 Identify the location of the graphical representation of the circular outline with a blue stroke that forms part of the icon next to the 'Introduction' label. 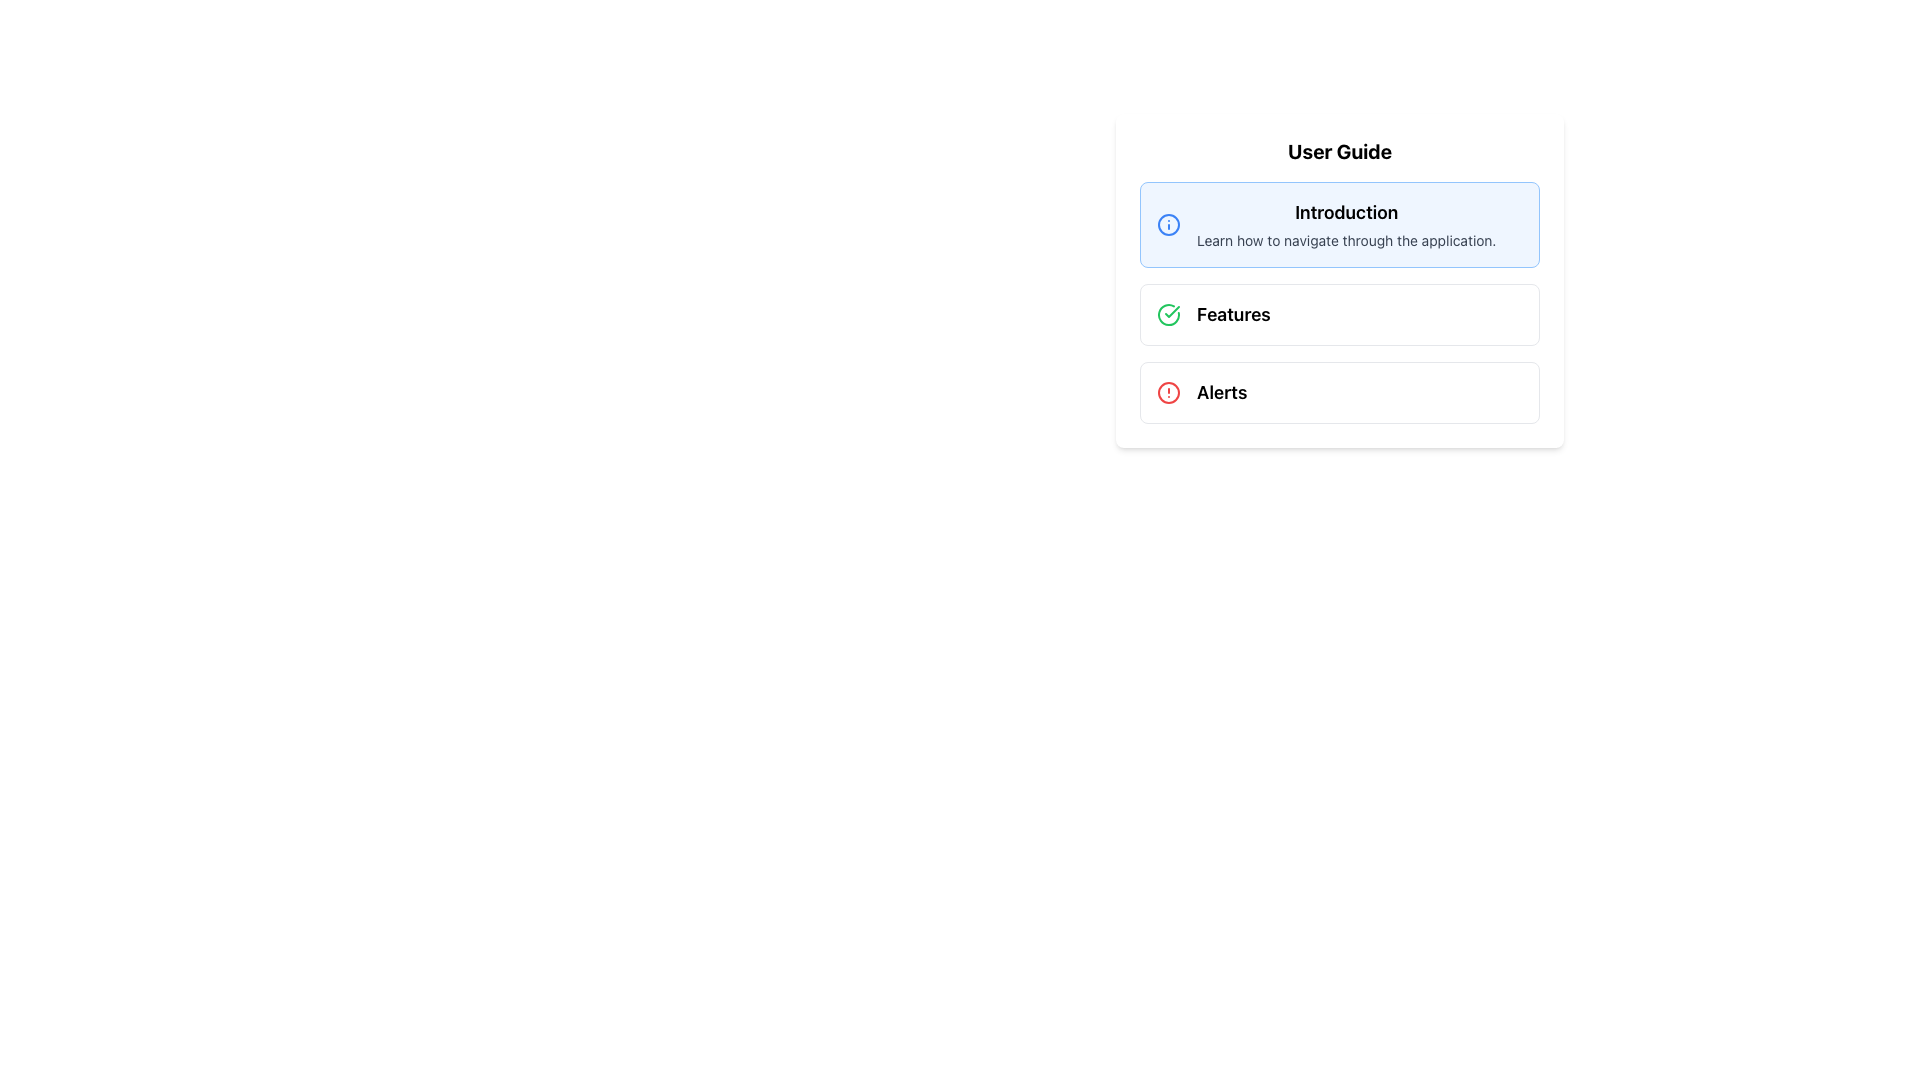
(1169, 224).